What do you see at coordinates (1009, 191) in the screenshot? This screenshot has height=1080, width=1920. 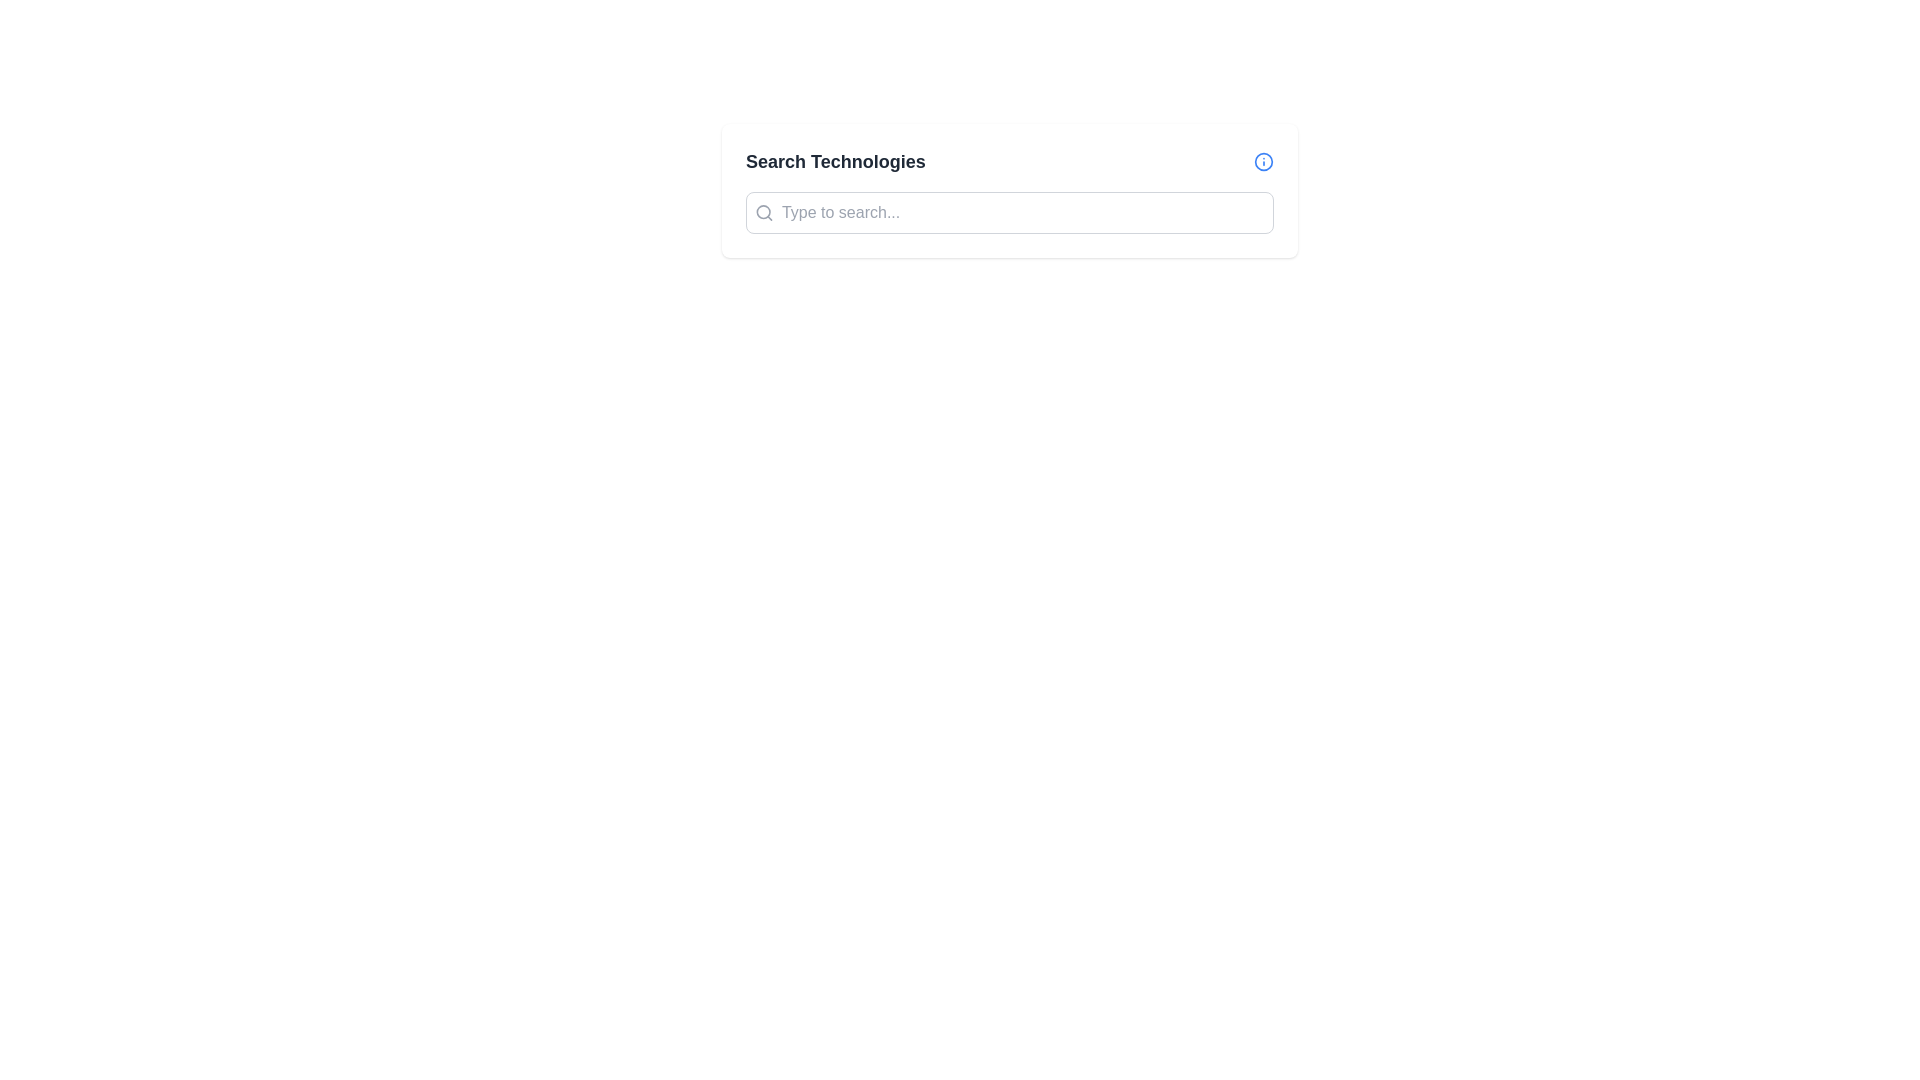 I see `the interactive search interface element` at bounding box center [1009, 191].